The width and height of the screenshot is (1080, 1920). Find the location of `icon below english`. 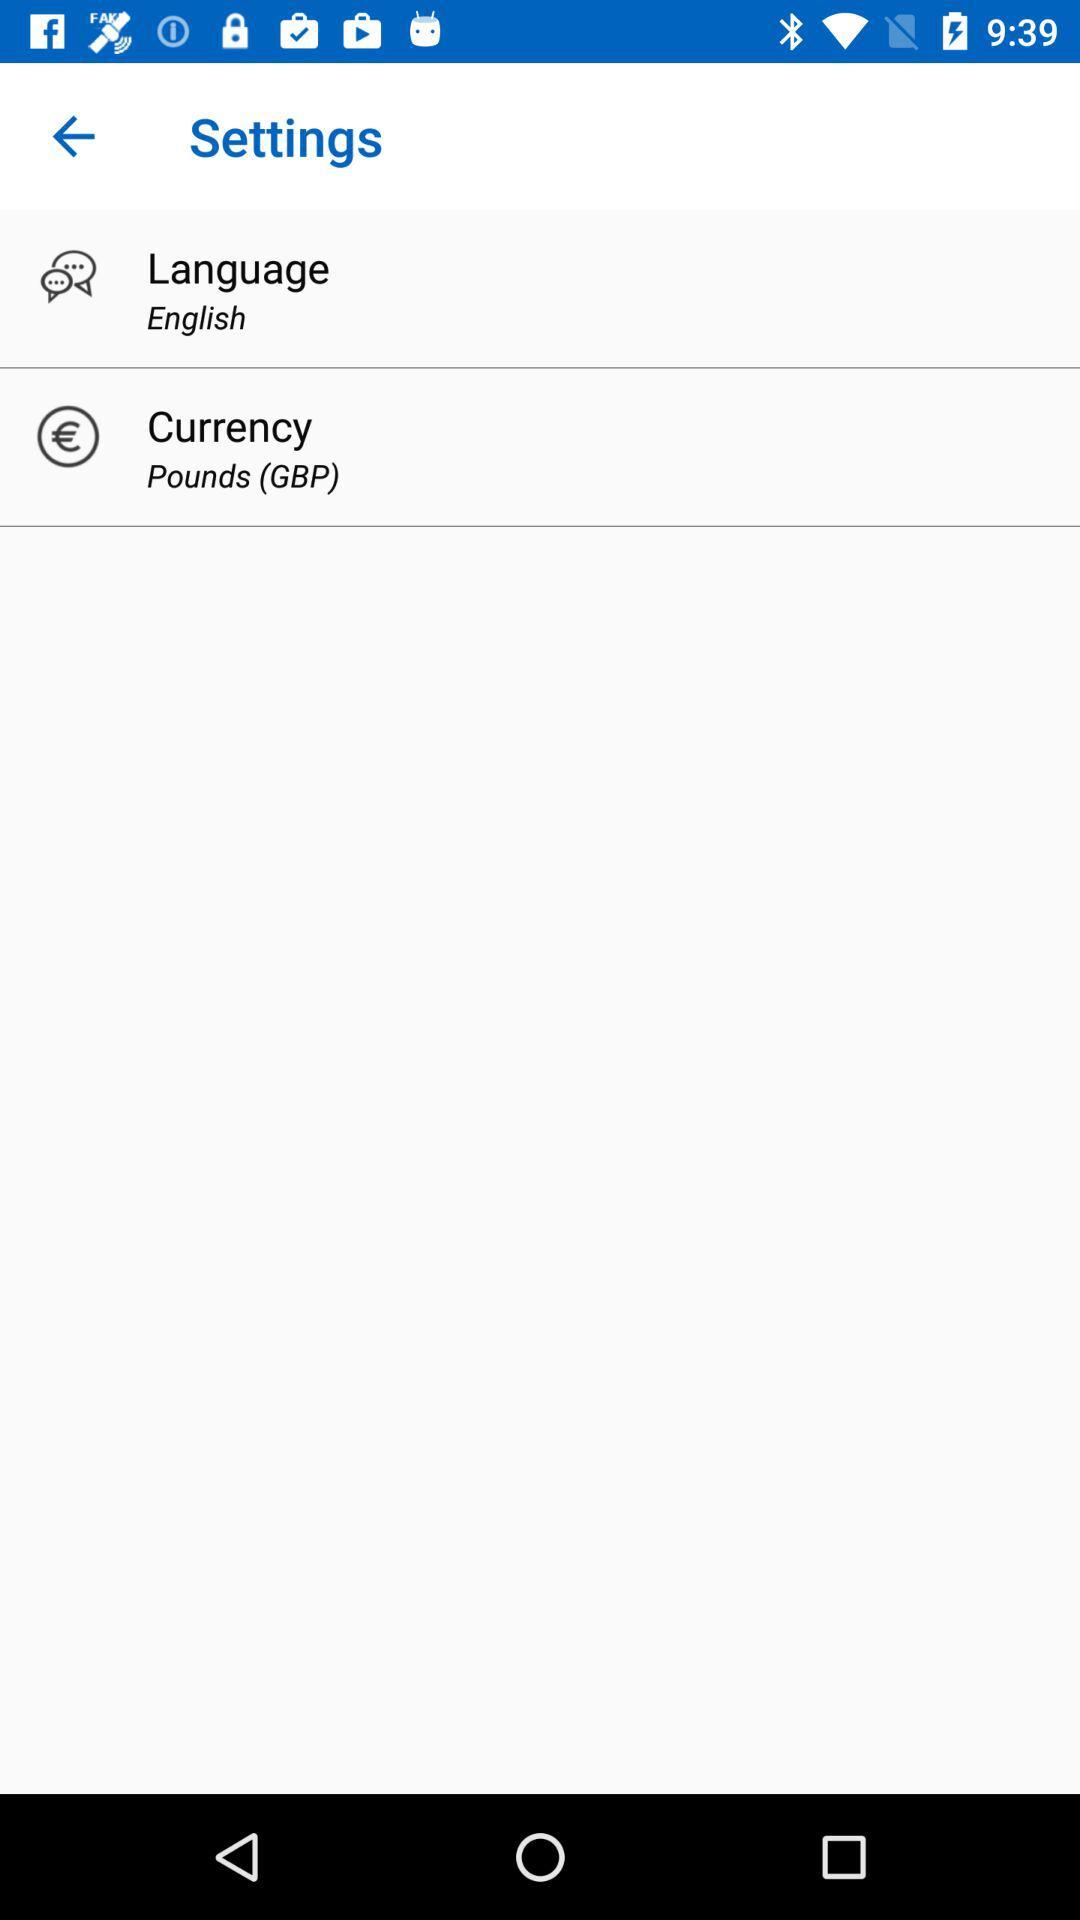

icon below english is located at coordinates (228, 424).